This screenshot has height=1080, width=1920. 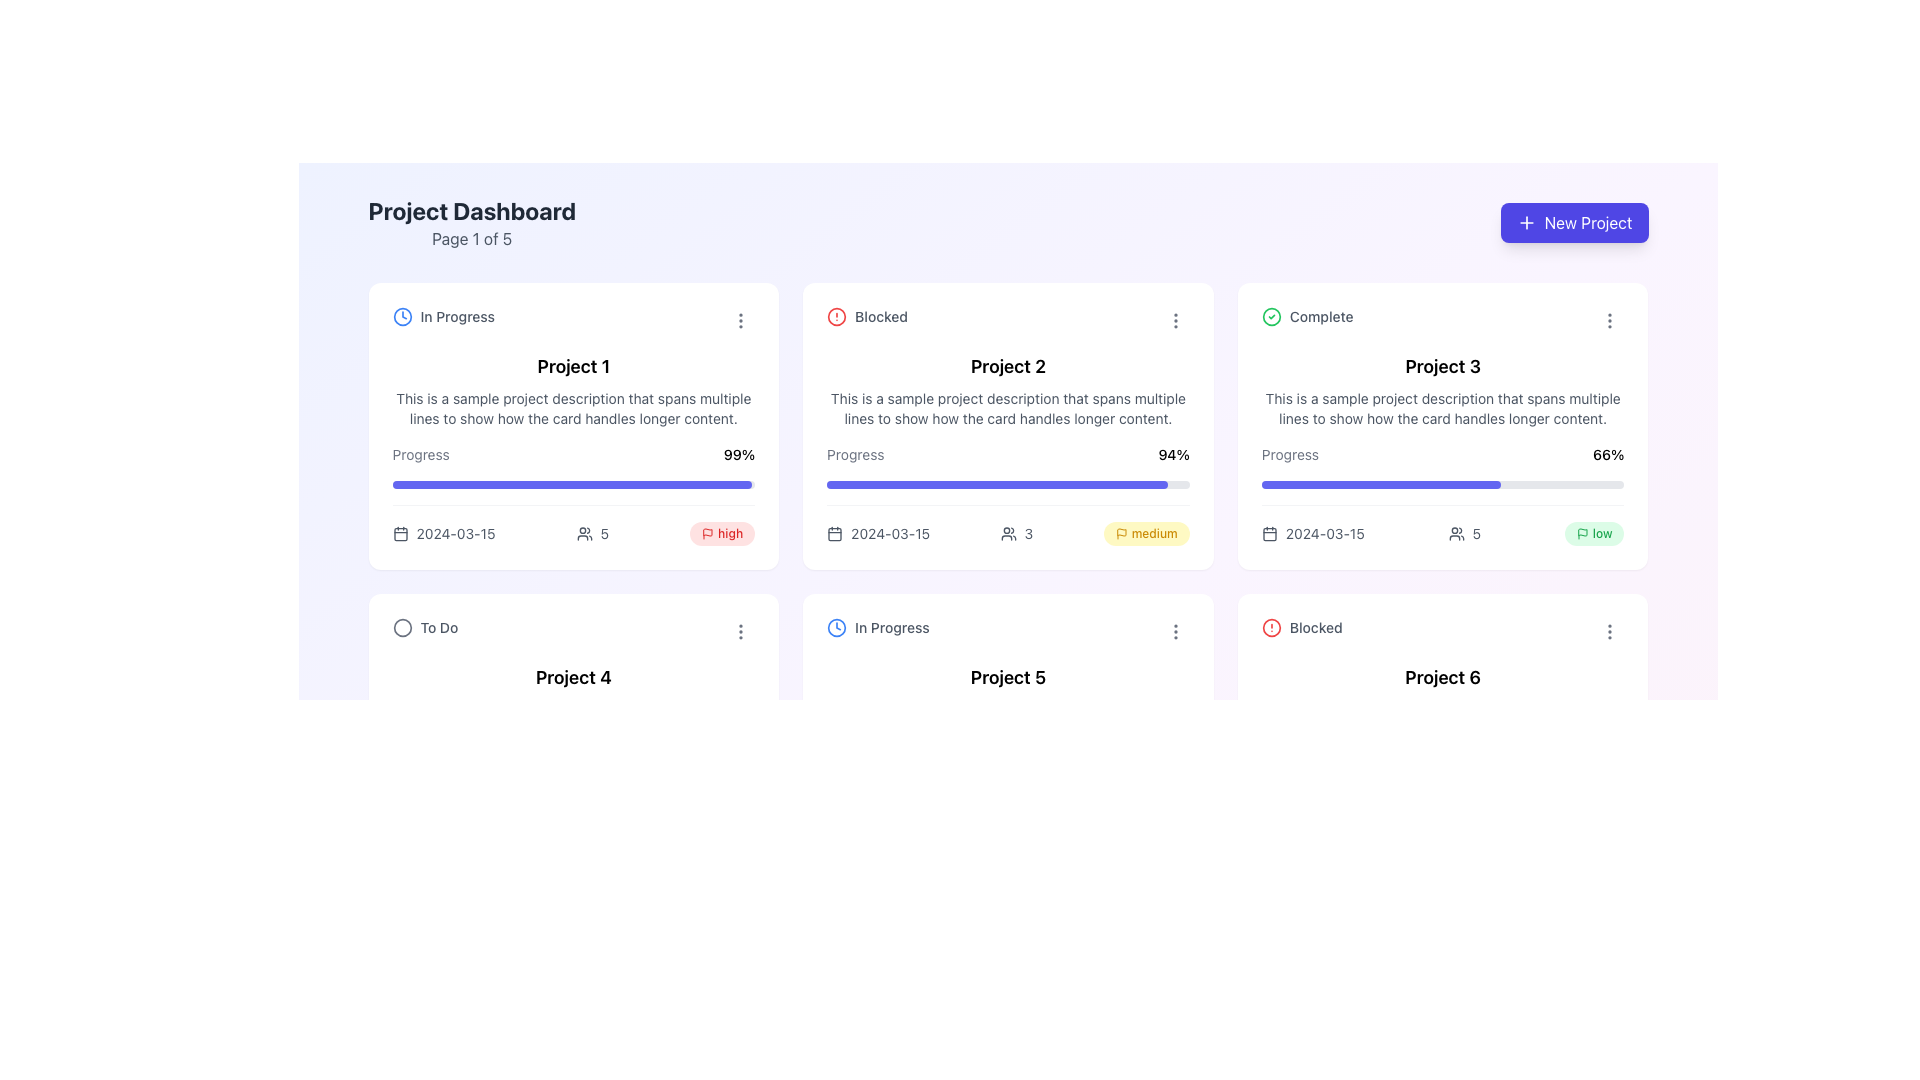 What do you see at coordinates (1610, 632) in the screenshot?
I see `the vertical ellipsis icon located in the top-right corner of the card for 'Project 6'` at bounding box center [1610, 632].